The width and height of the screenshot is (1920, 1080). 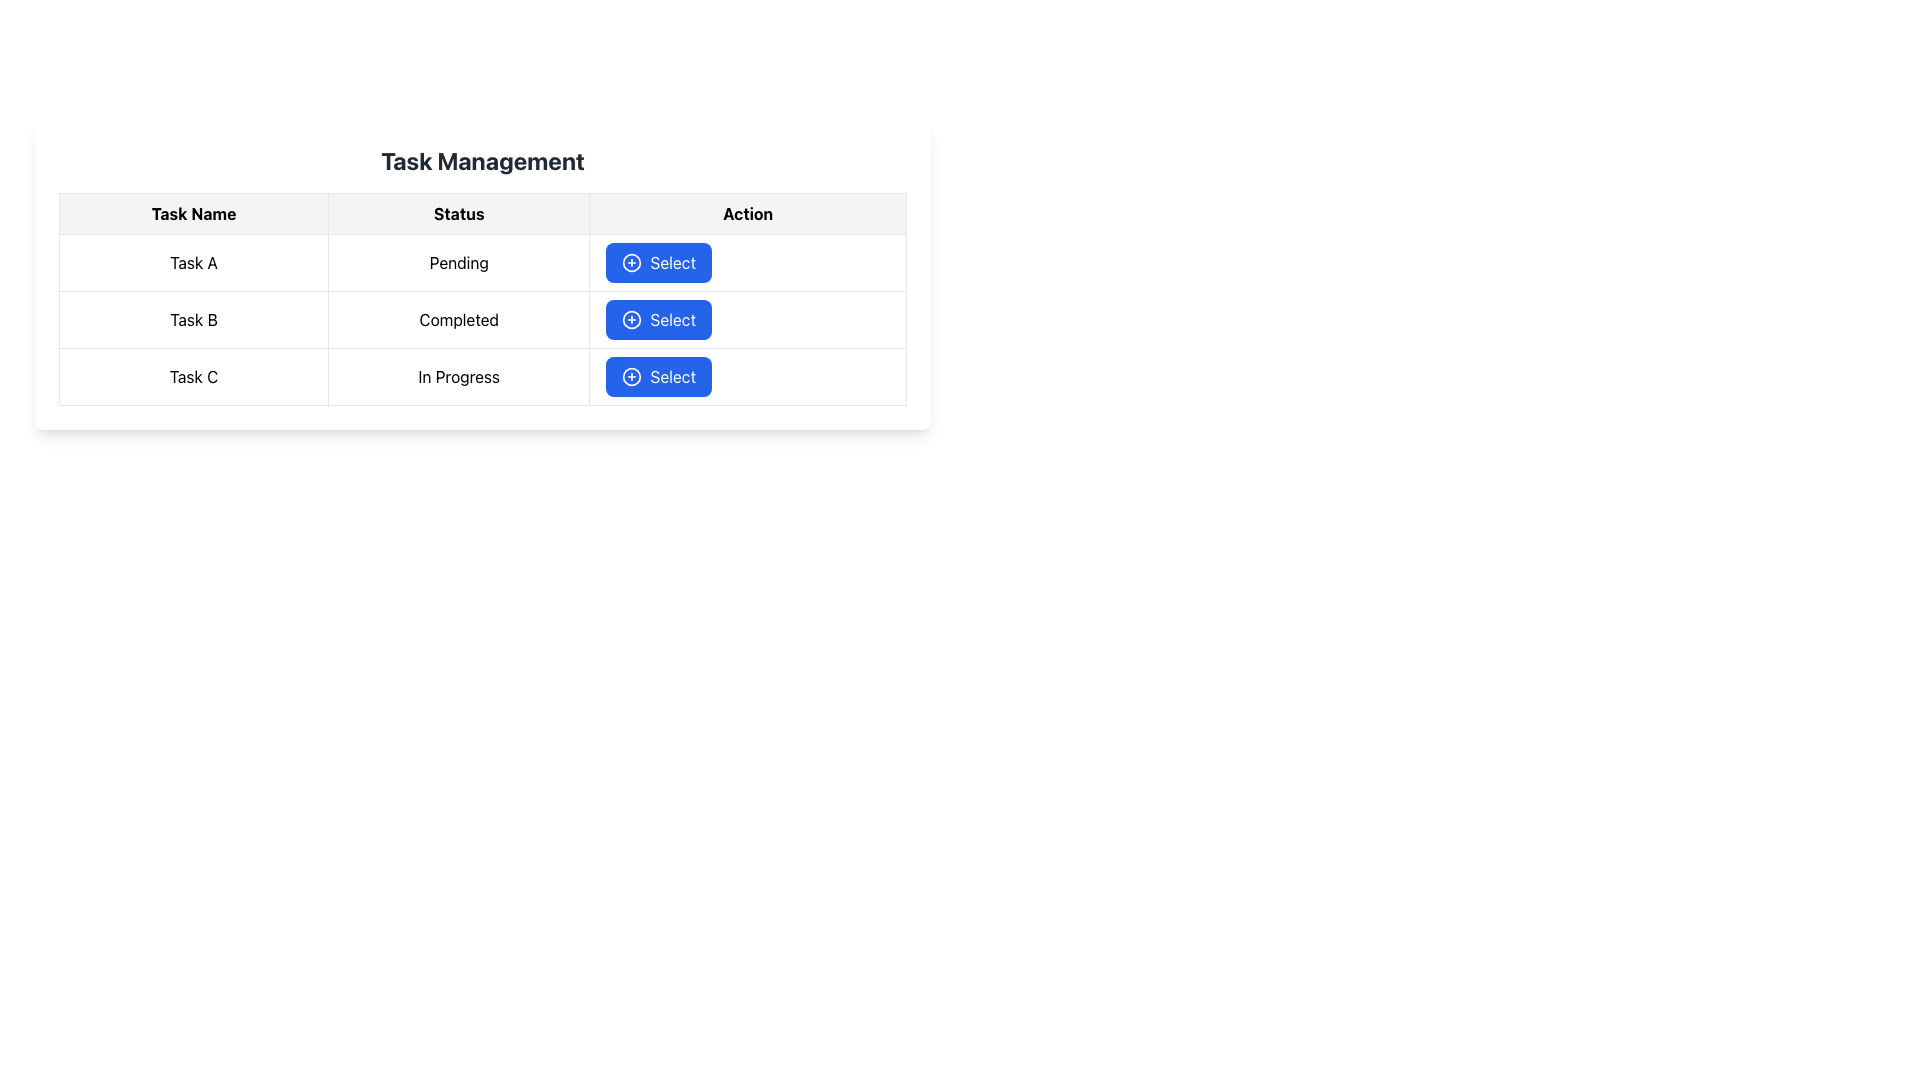 I want to click on the third button in the 'Action' column of the 'Task Management' table, so click(x=659, y=377).